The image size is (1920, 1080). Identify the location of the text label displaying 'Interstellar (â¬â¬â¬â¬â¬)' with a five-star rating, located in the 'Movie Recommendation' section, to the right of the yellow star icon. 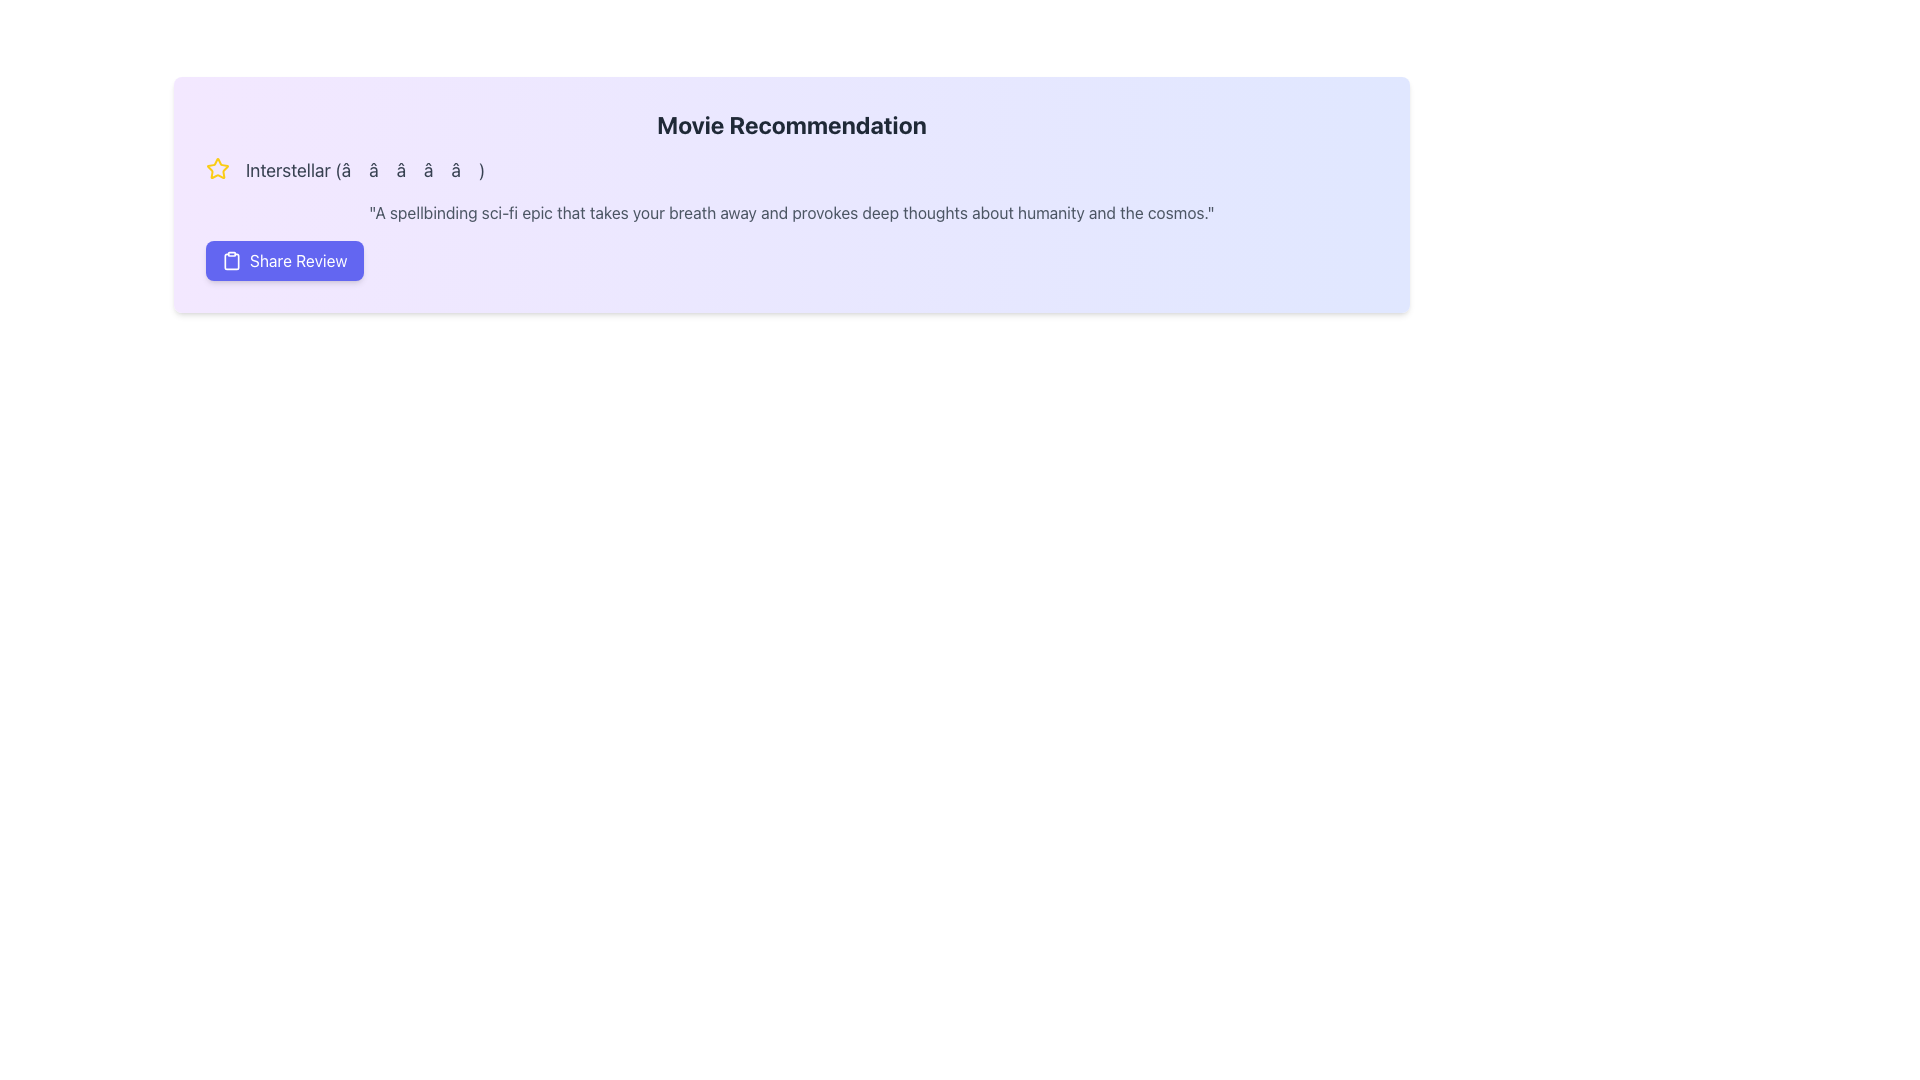
(365, 169).